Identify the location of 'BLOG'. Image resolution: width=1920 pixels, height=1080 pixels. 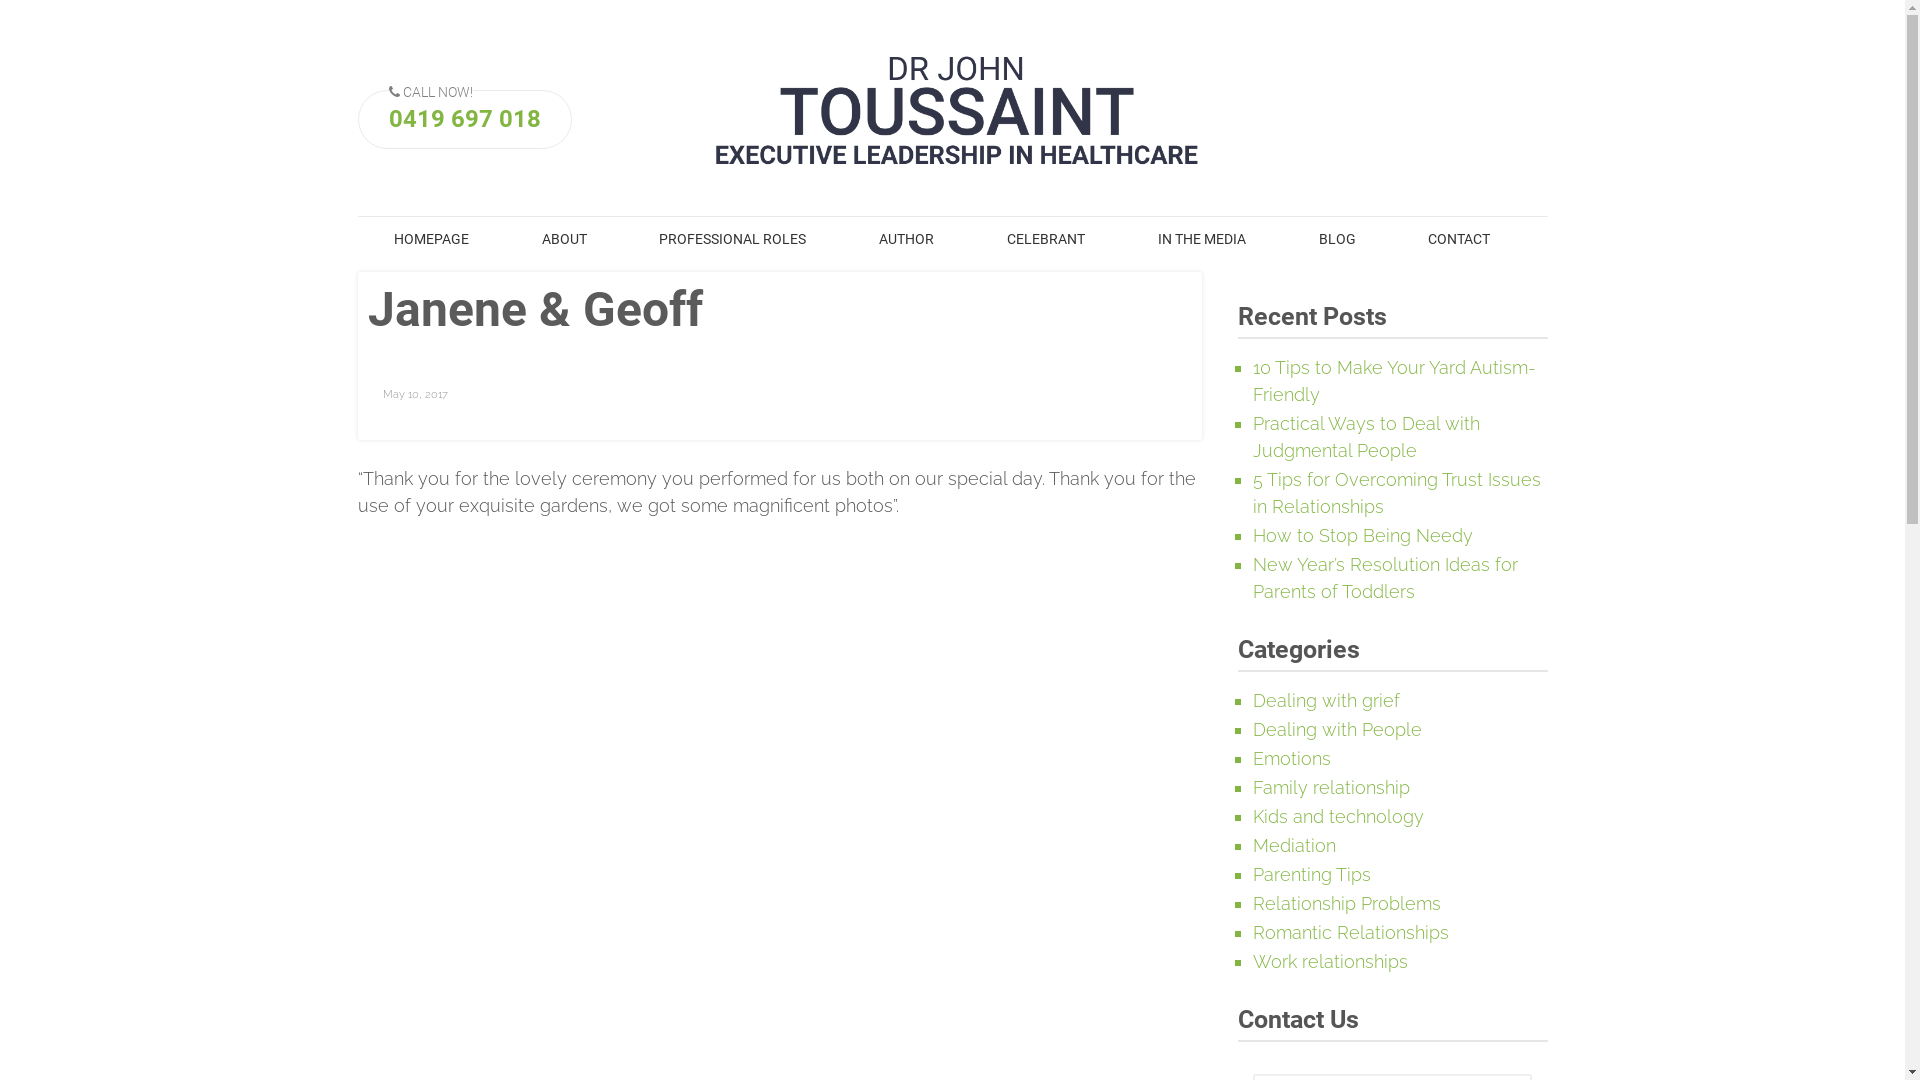
(1337, 238).